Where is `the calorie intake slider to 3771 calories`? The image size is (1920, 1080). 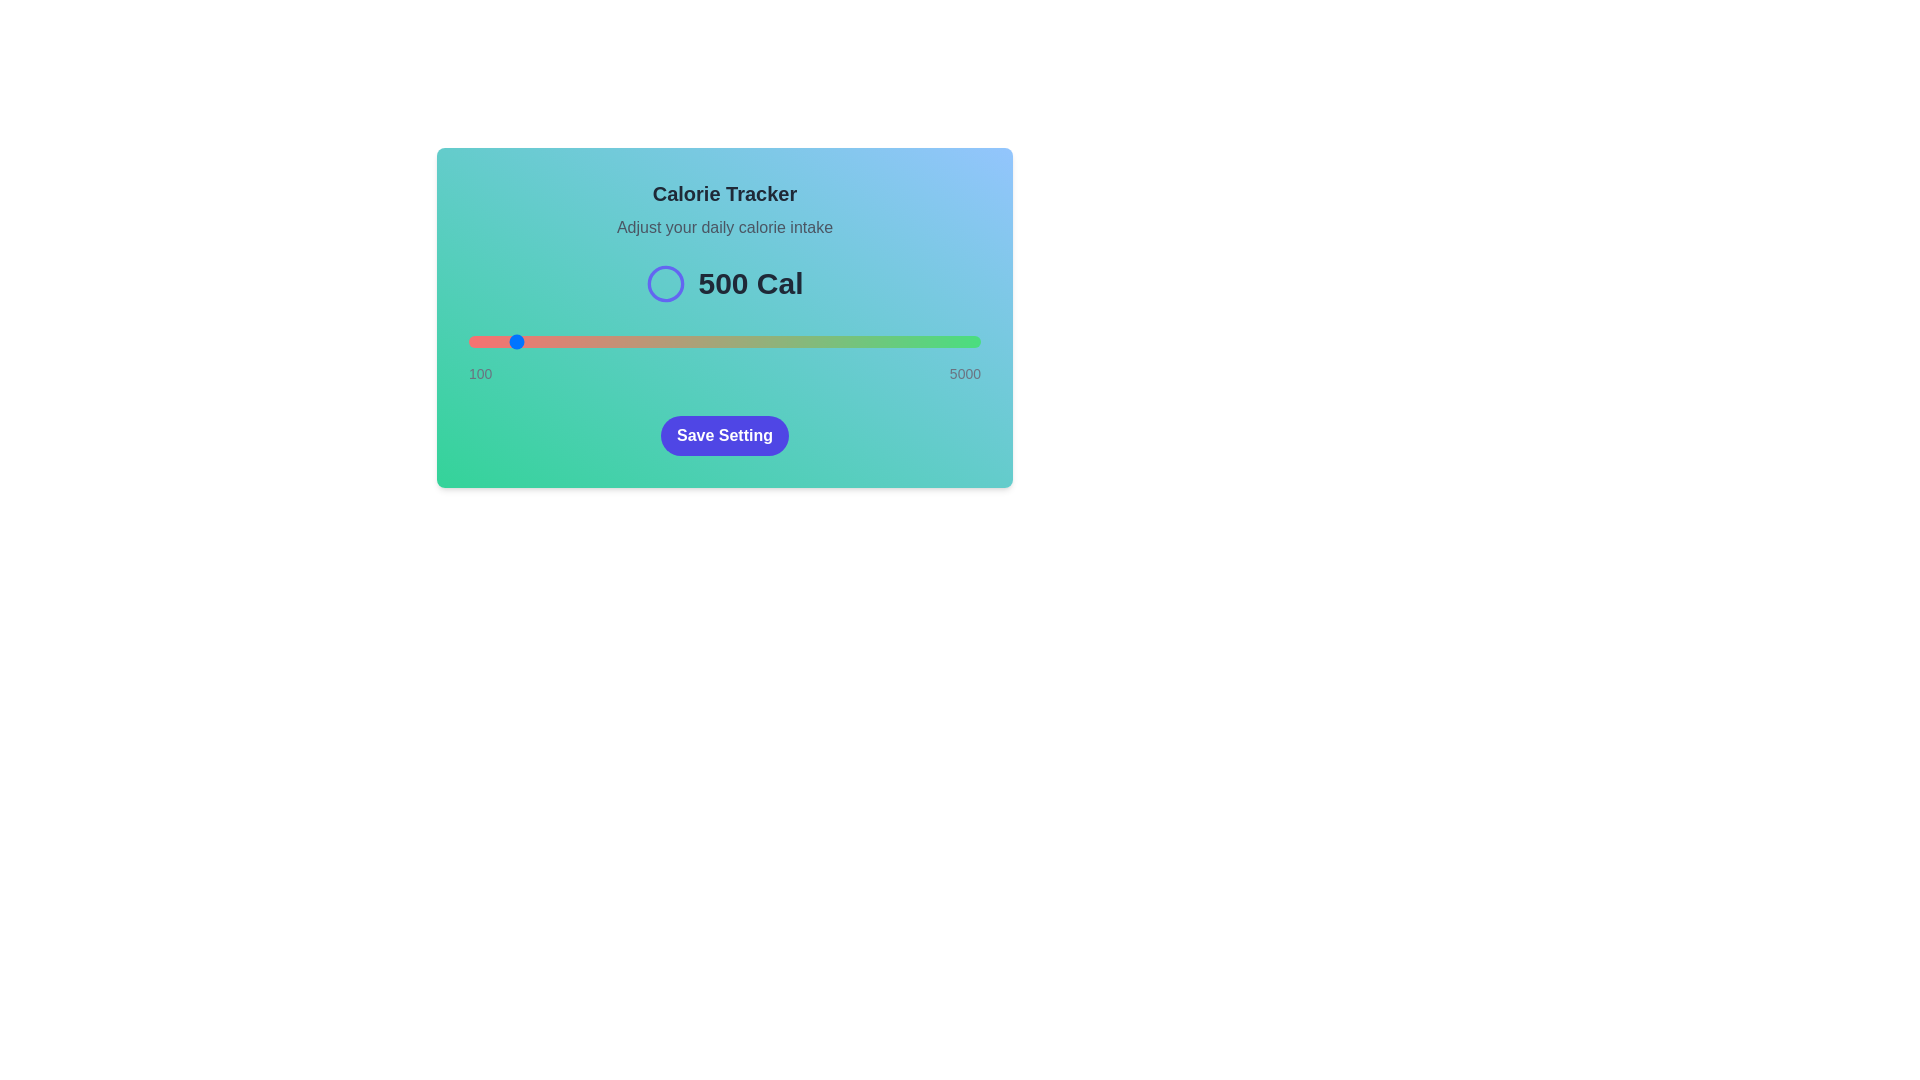
the calorie intake slider to 3771 calories is located at coordinates (852, 341).